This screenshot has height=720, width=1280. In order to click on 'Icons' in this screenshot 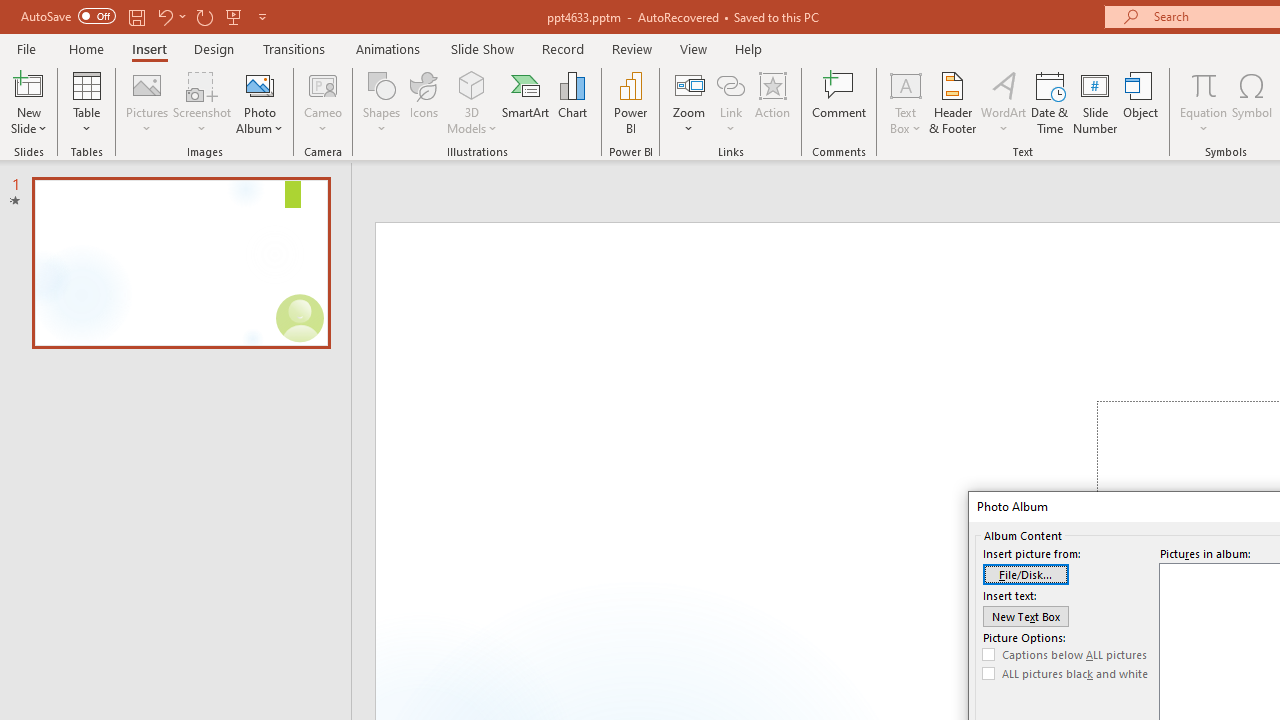, I will do `click(423, 103)`.